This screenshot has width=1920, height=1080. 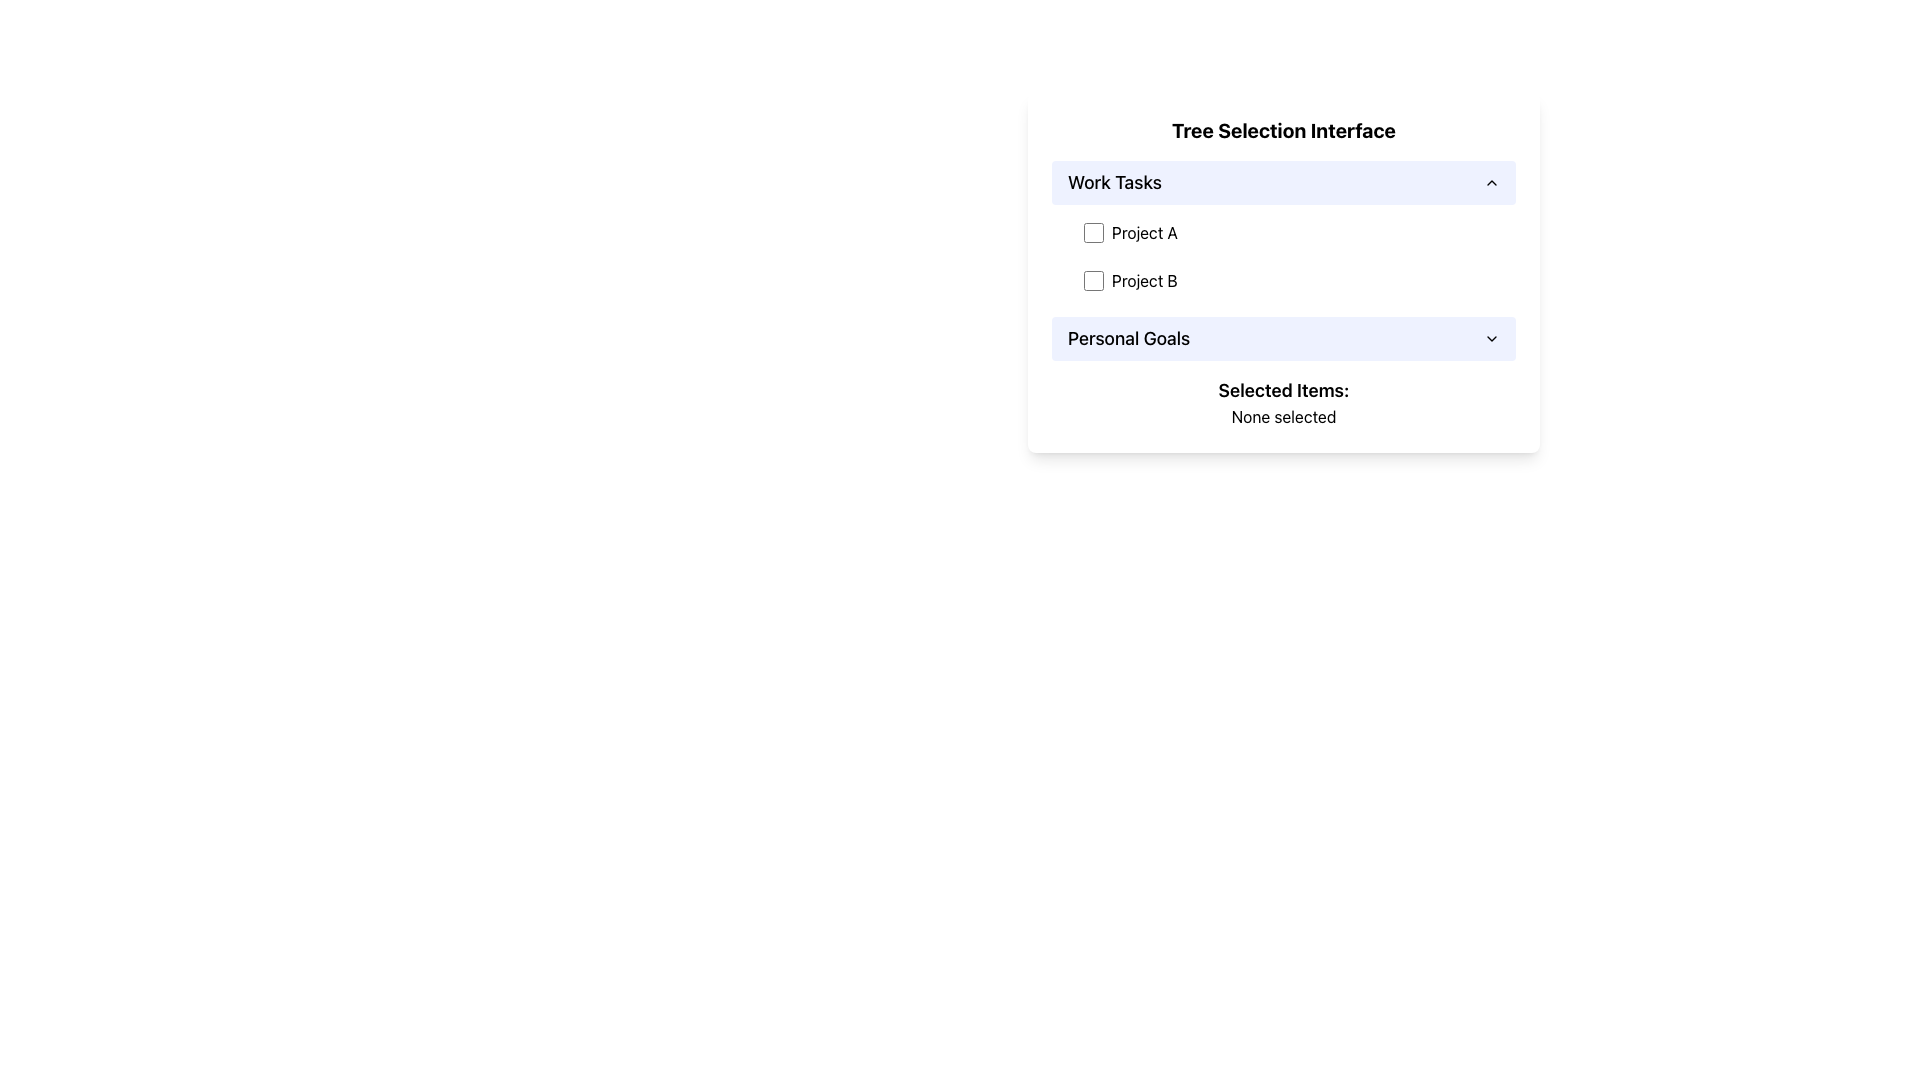 What do you see at coordinates (1283, 402) in the screenshot?
I see `the informational display text element labeled 'Selected Items:' which indicates the current selection status with 'None selected' on a white background` at bounding box center [1283, 402].